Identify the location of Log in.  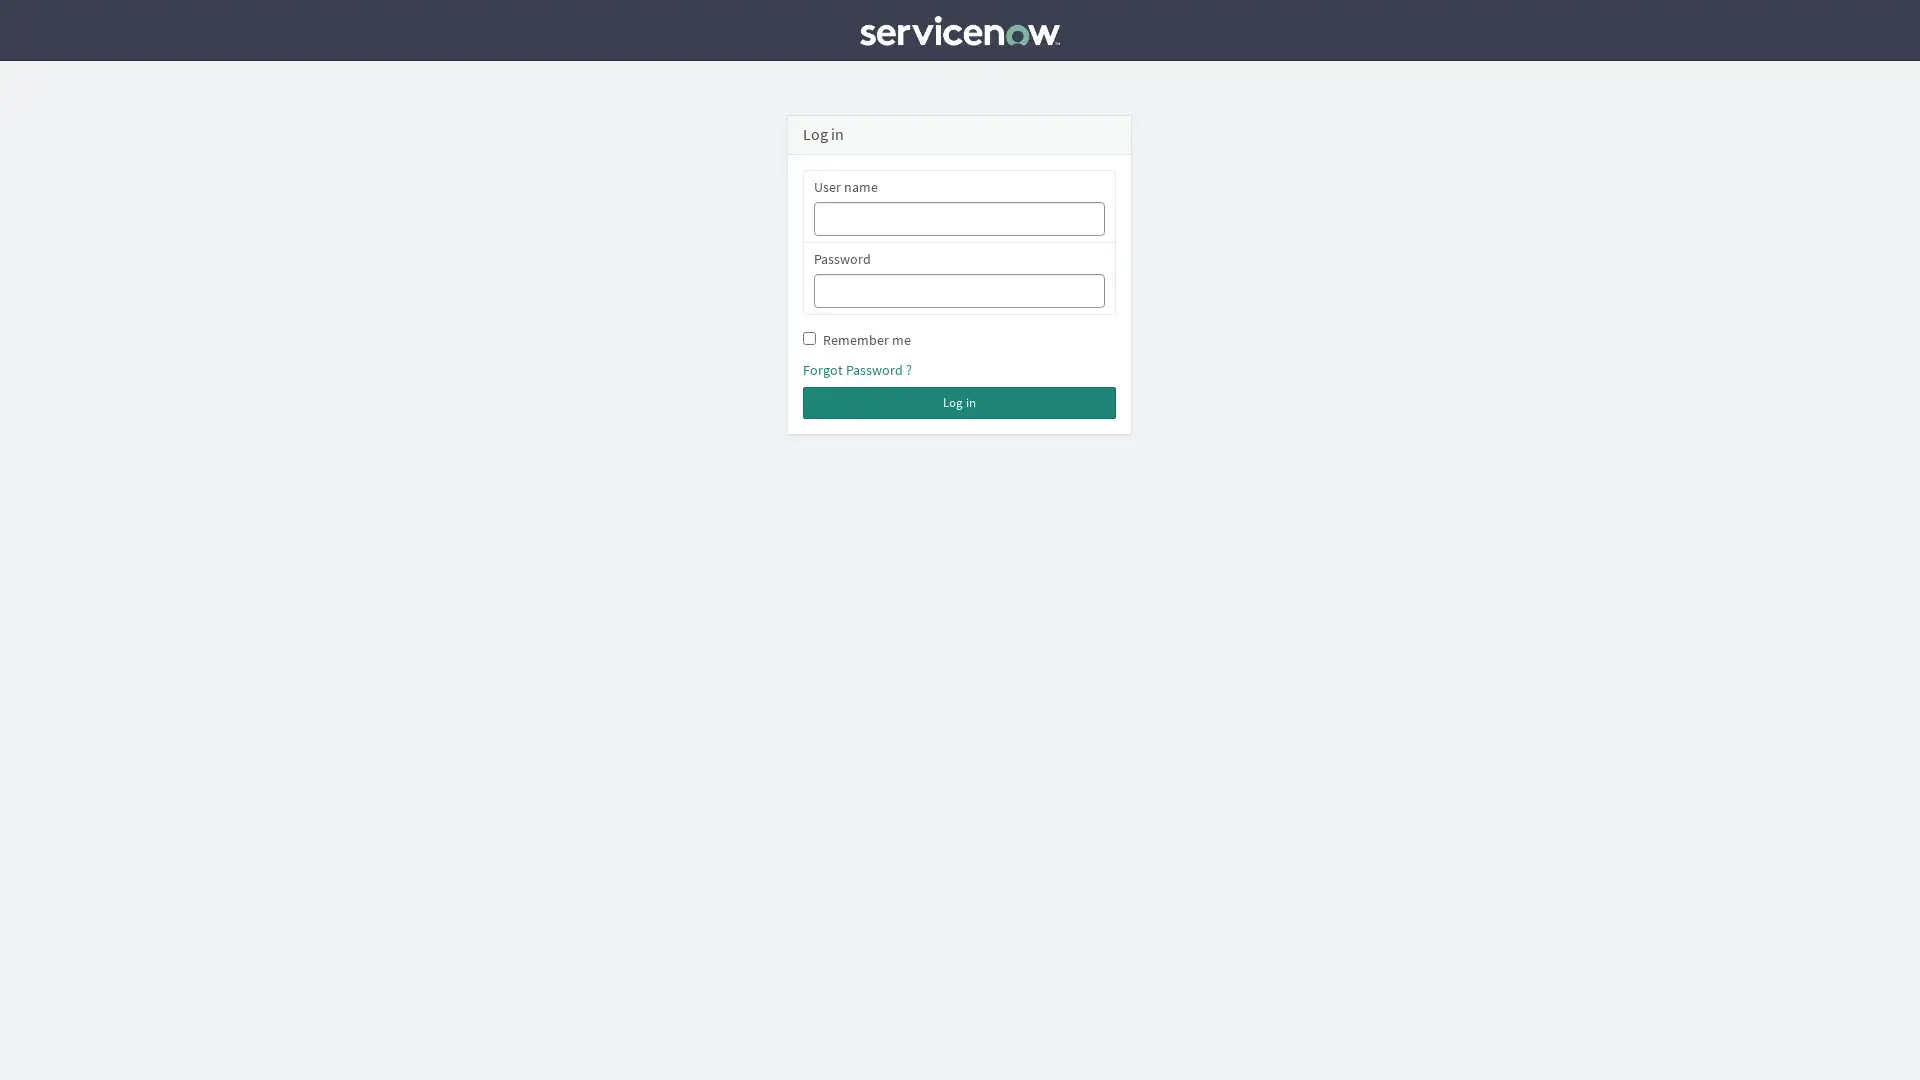
(958, 402).